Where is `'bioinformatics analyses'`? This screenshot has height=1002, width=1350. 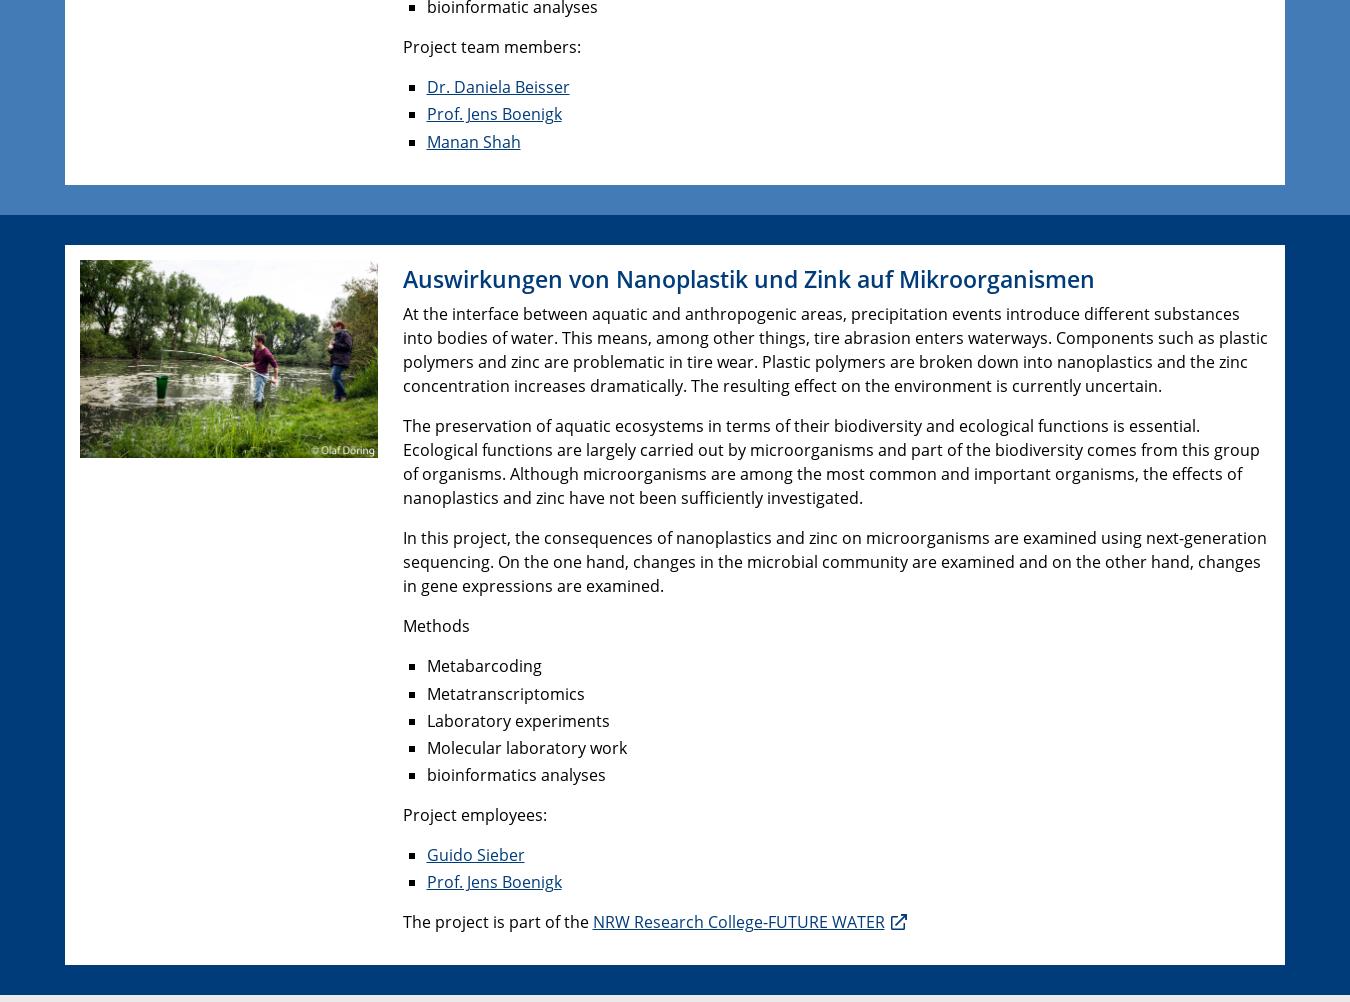 'bioinformatics analyses' is located at coordinates (514, 774).